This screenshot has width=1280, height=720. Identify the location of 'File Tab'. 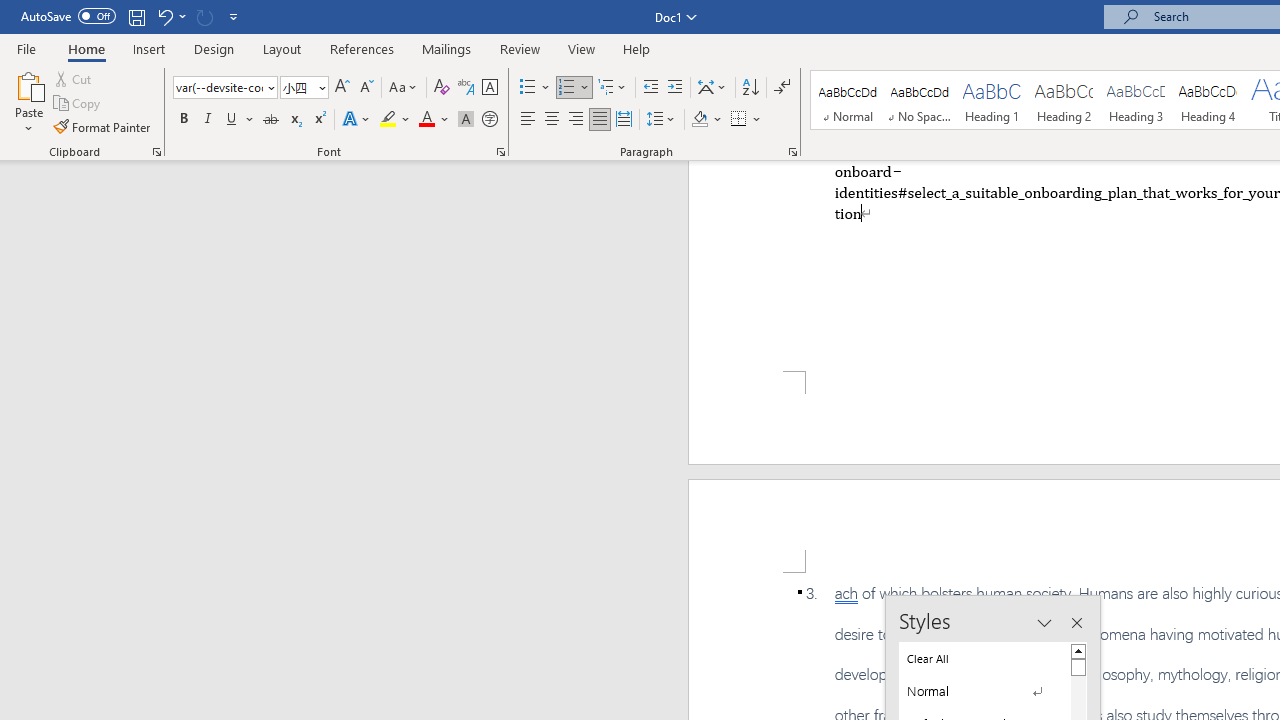
(26, 47).